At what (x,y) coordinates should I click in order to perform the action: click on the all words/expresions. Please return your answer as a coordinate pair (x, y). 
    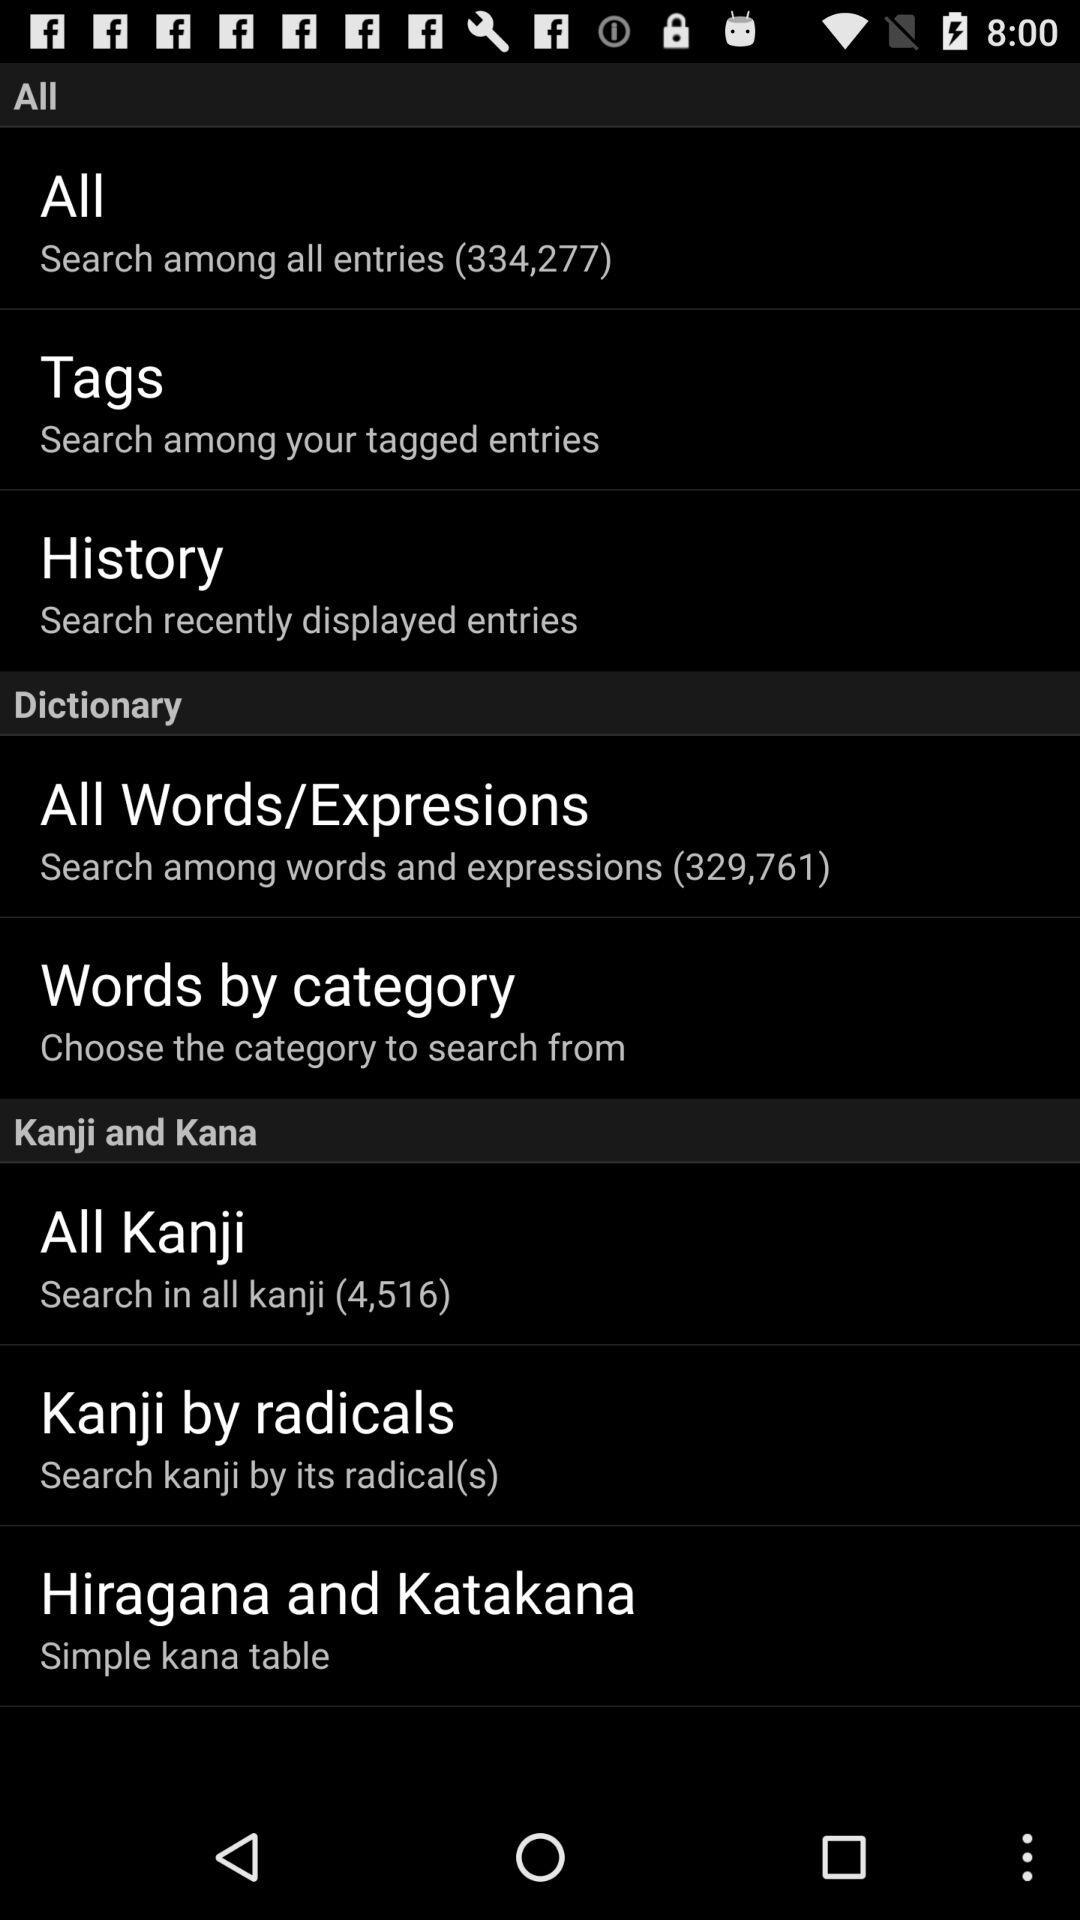
    Looking at the image, I should click on (559, 802).